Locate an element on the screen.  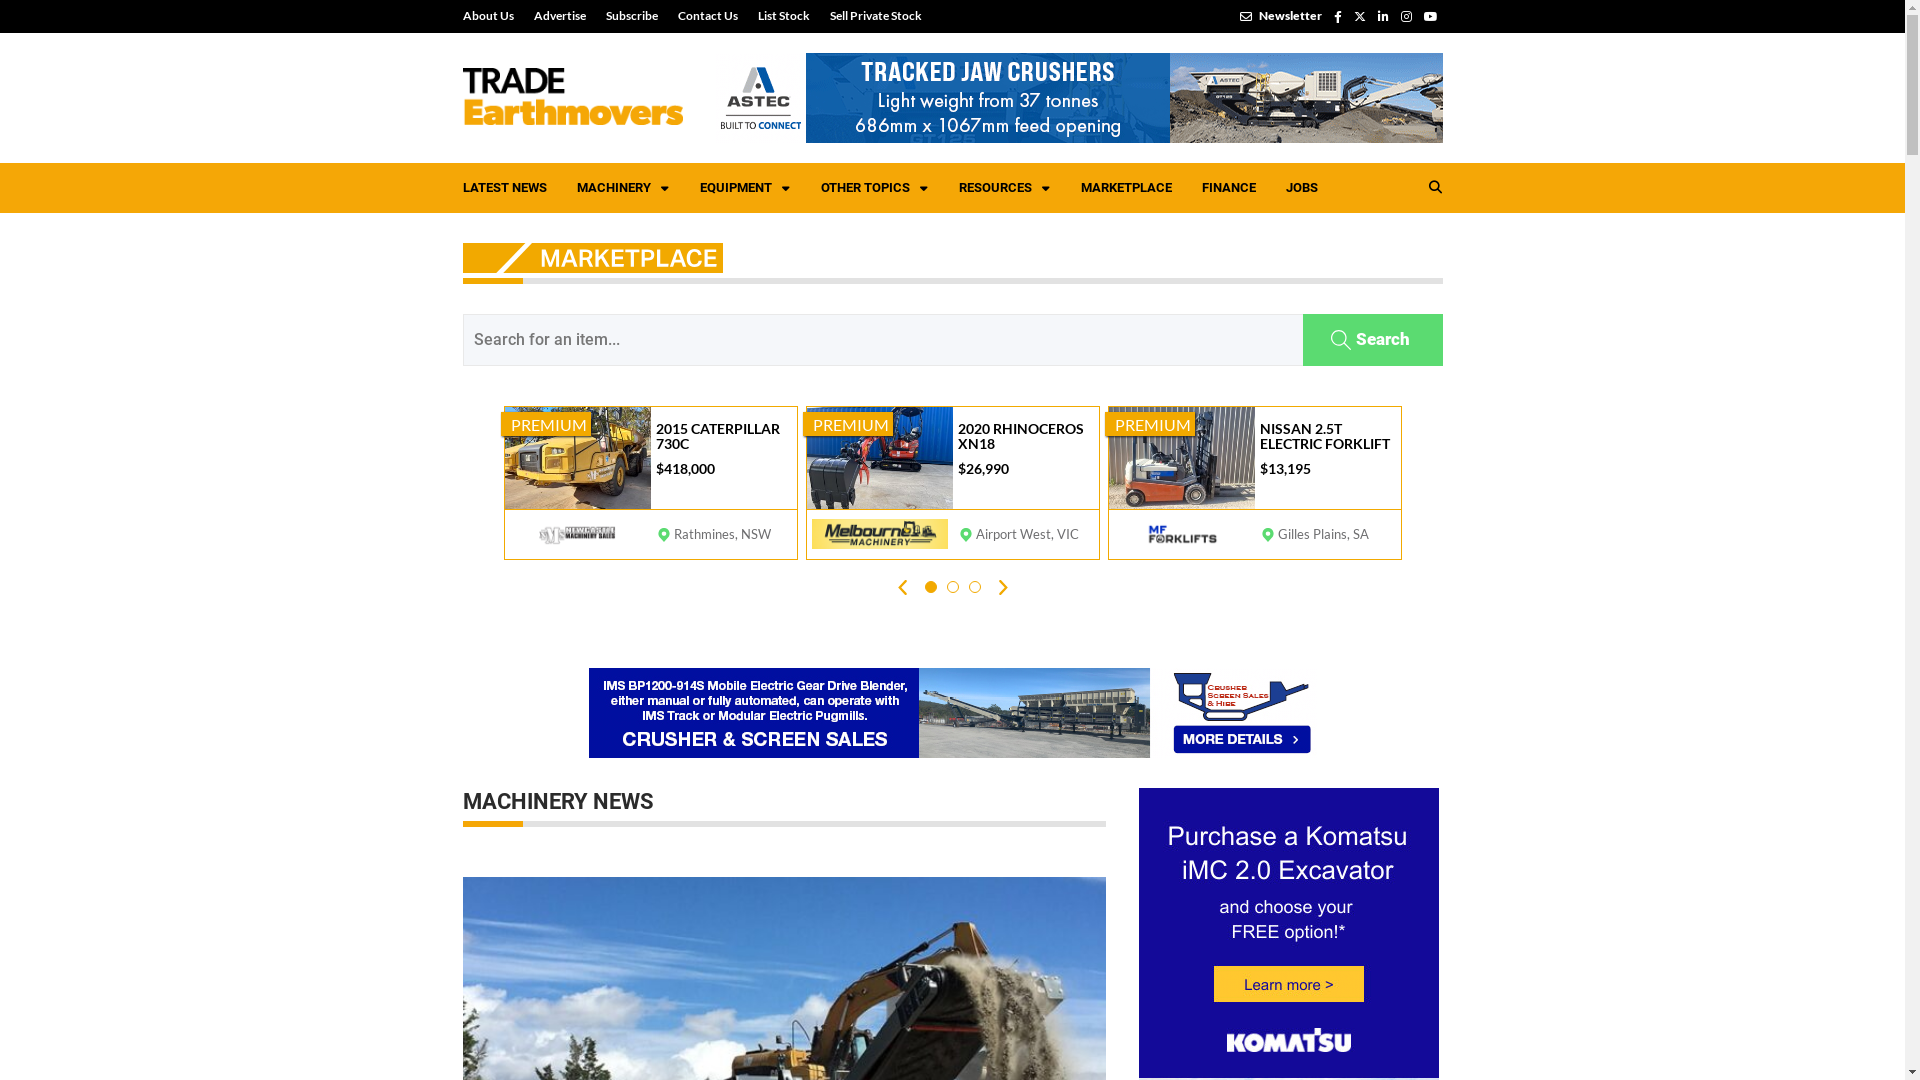
'PREMIUM is located at coordinates (649, 482).